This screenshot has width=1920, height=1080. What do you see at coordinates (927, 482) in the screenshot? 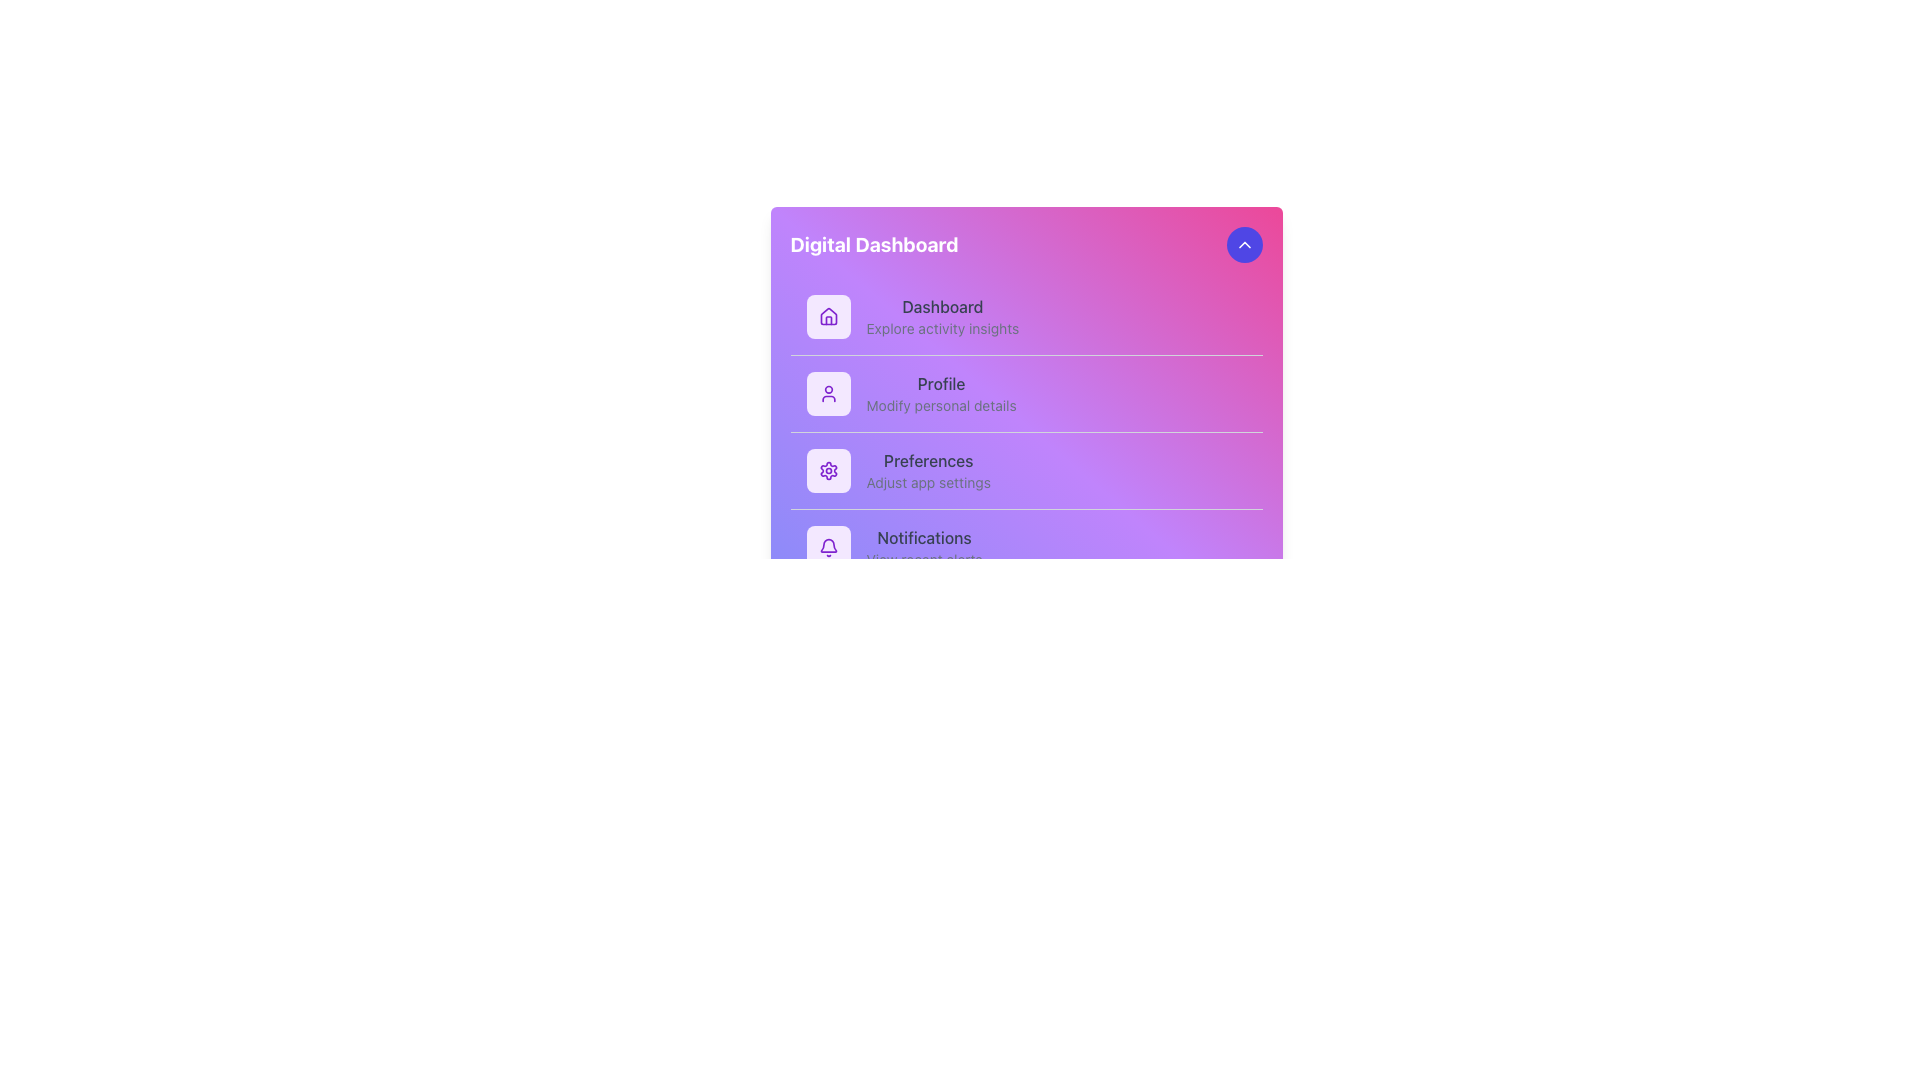
I see `the small gray text label reading 'Adjust app settings', which is positioned directly beneath the header 'Preferences' in the upper-middle section of the interface` at bounding box center [927, 482].